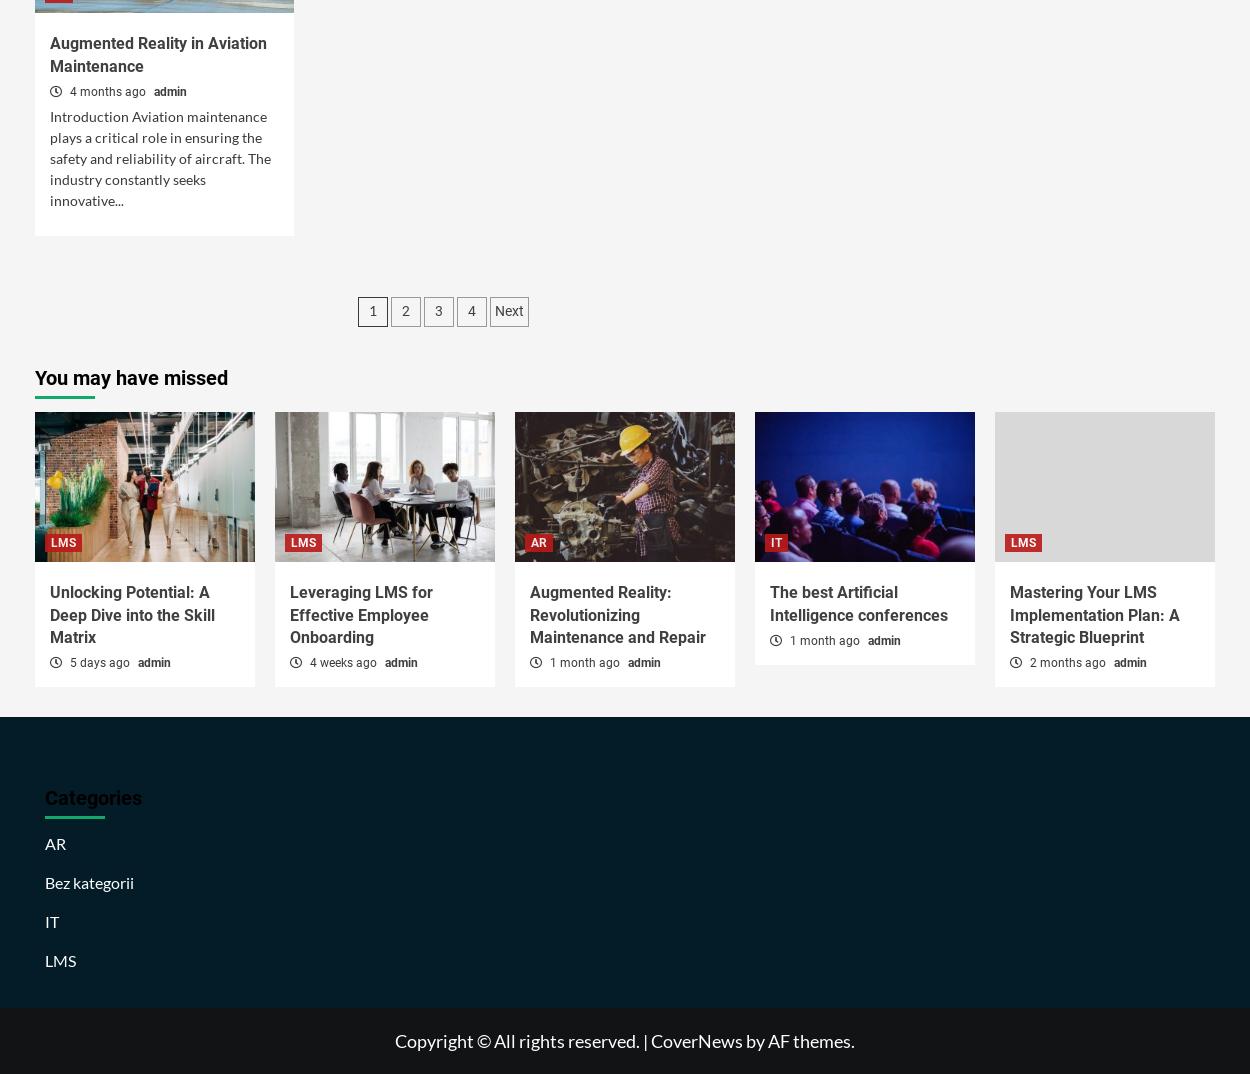  I want to click on '5 days ago', so click(99, 661).